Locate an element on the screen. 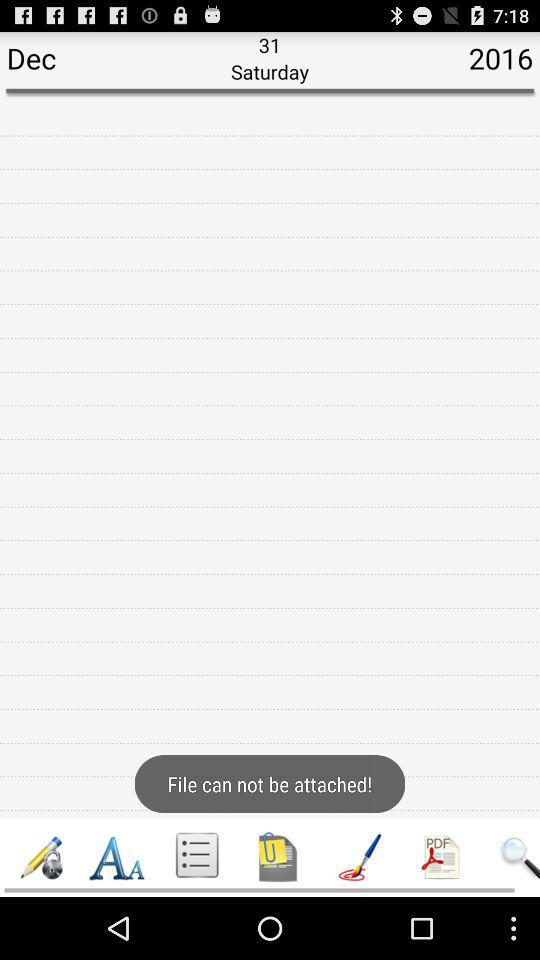 This screenshot has width=540, height=960. the font icon is located at coordinates (116, 917).